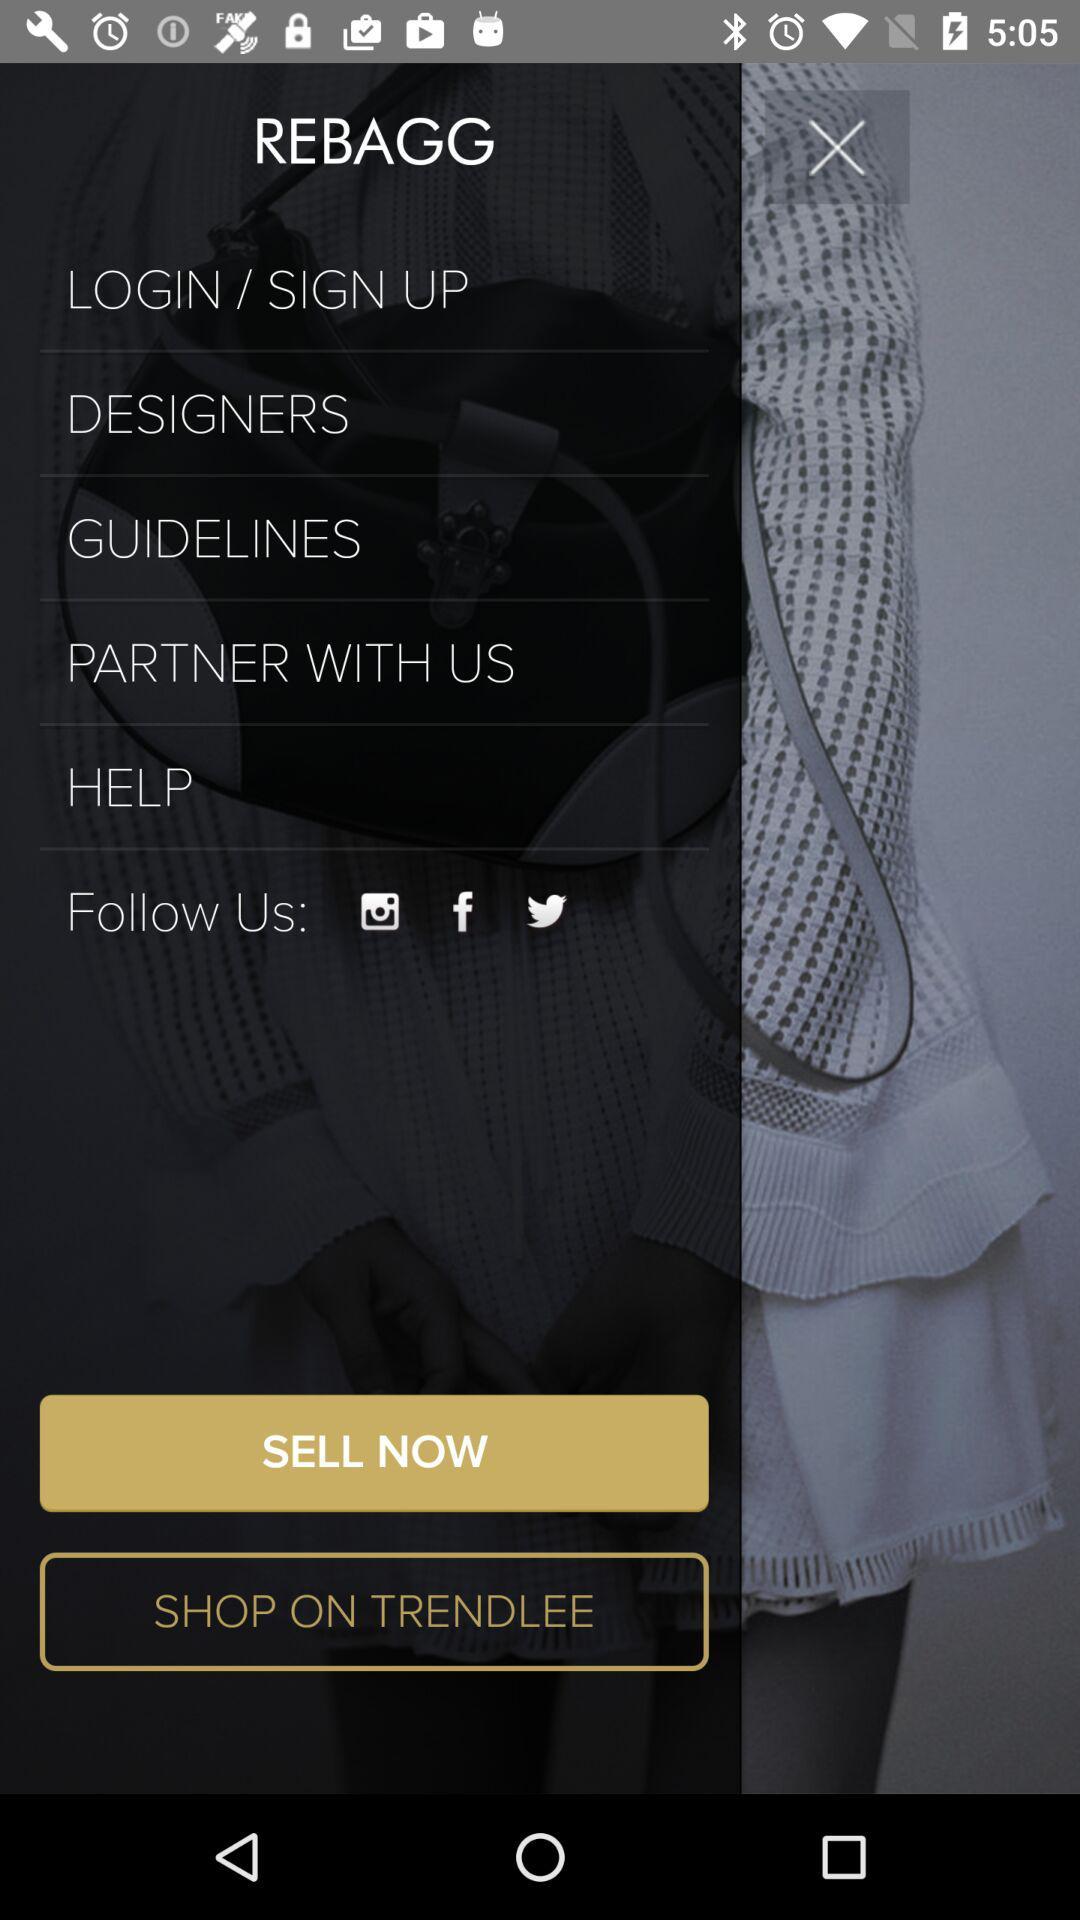 The image size is (1080, 1920). What do you see at coordinates (547, 911) in the screenshot?
I see `this is twitter icon` at bounding box center [547, 911].